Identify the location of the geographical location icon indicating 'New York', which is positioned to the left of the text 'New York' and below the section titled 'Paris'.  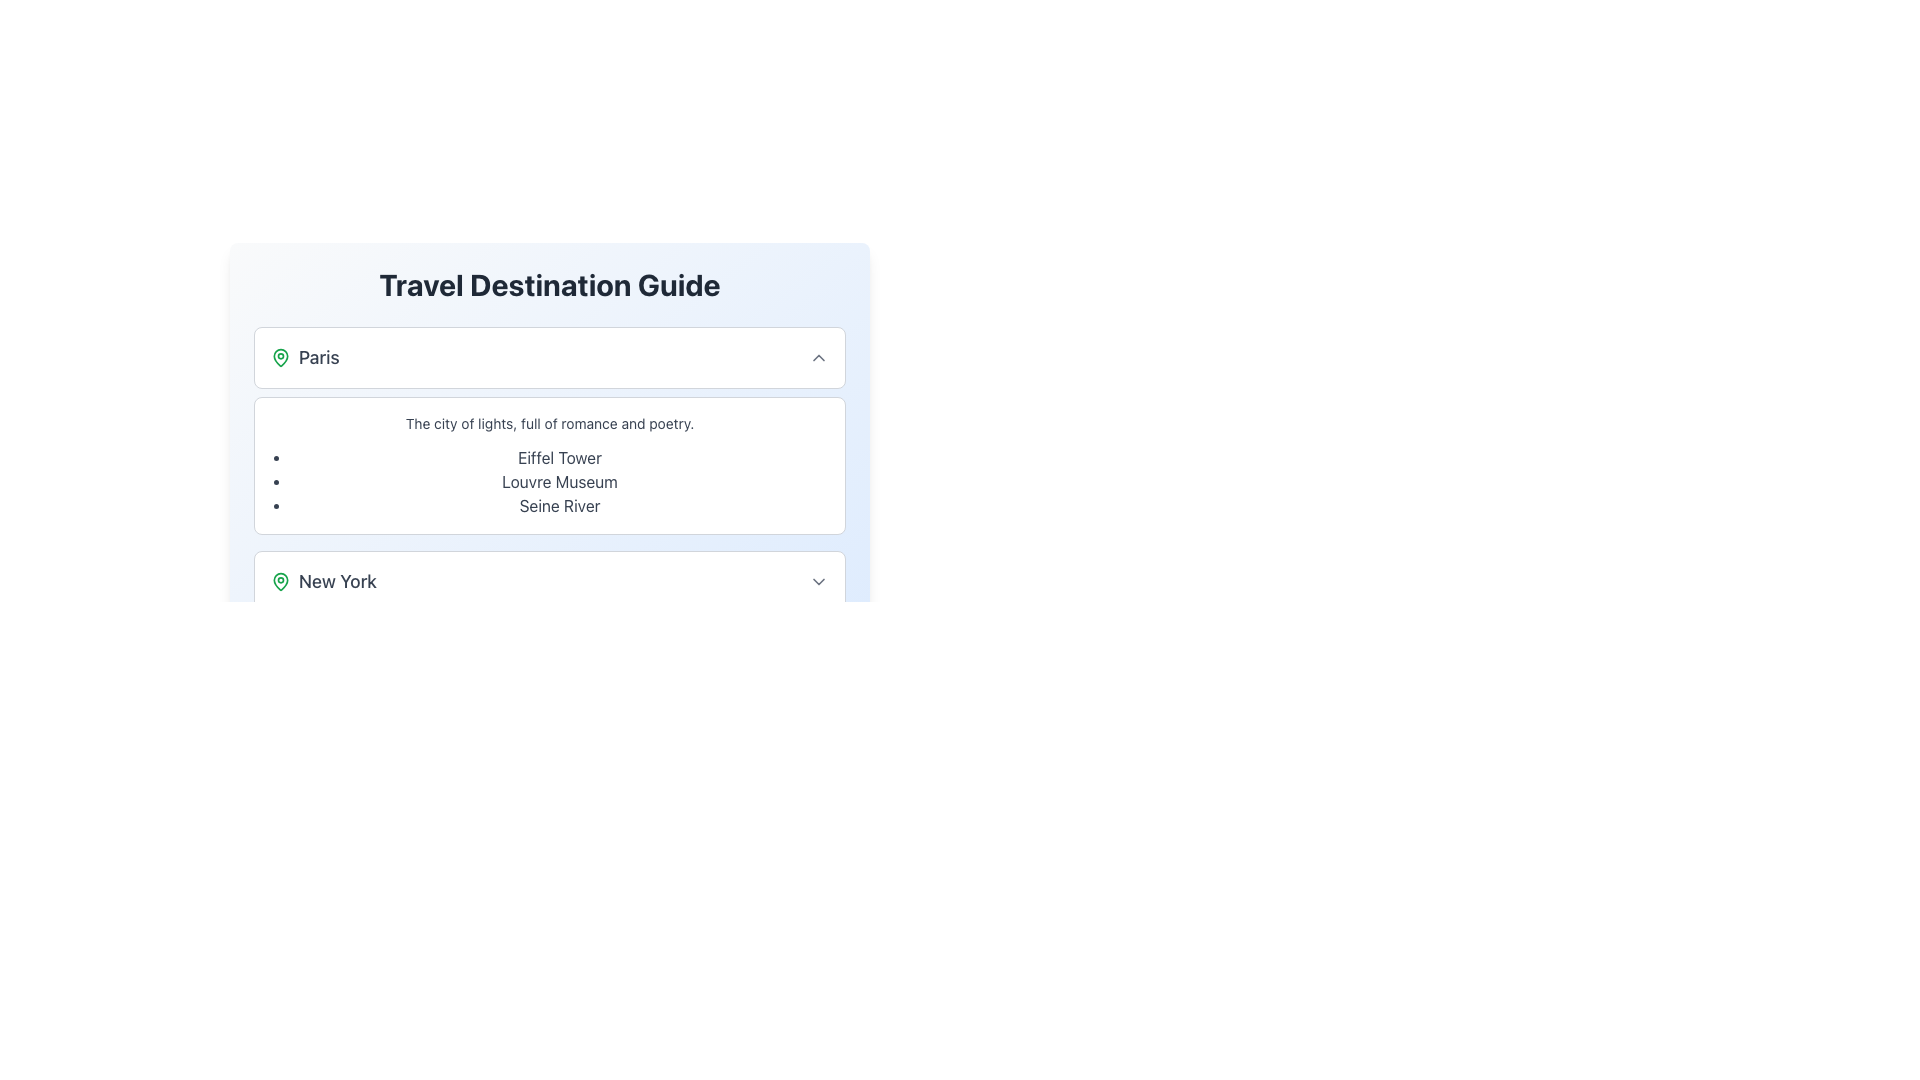
(280, 582).